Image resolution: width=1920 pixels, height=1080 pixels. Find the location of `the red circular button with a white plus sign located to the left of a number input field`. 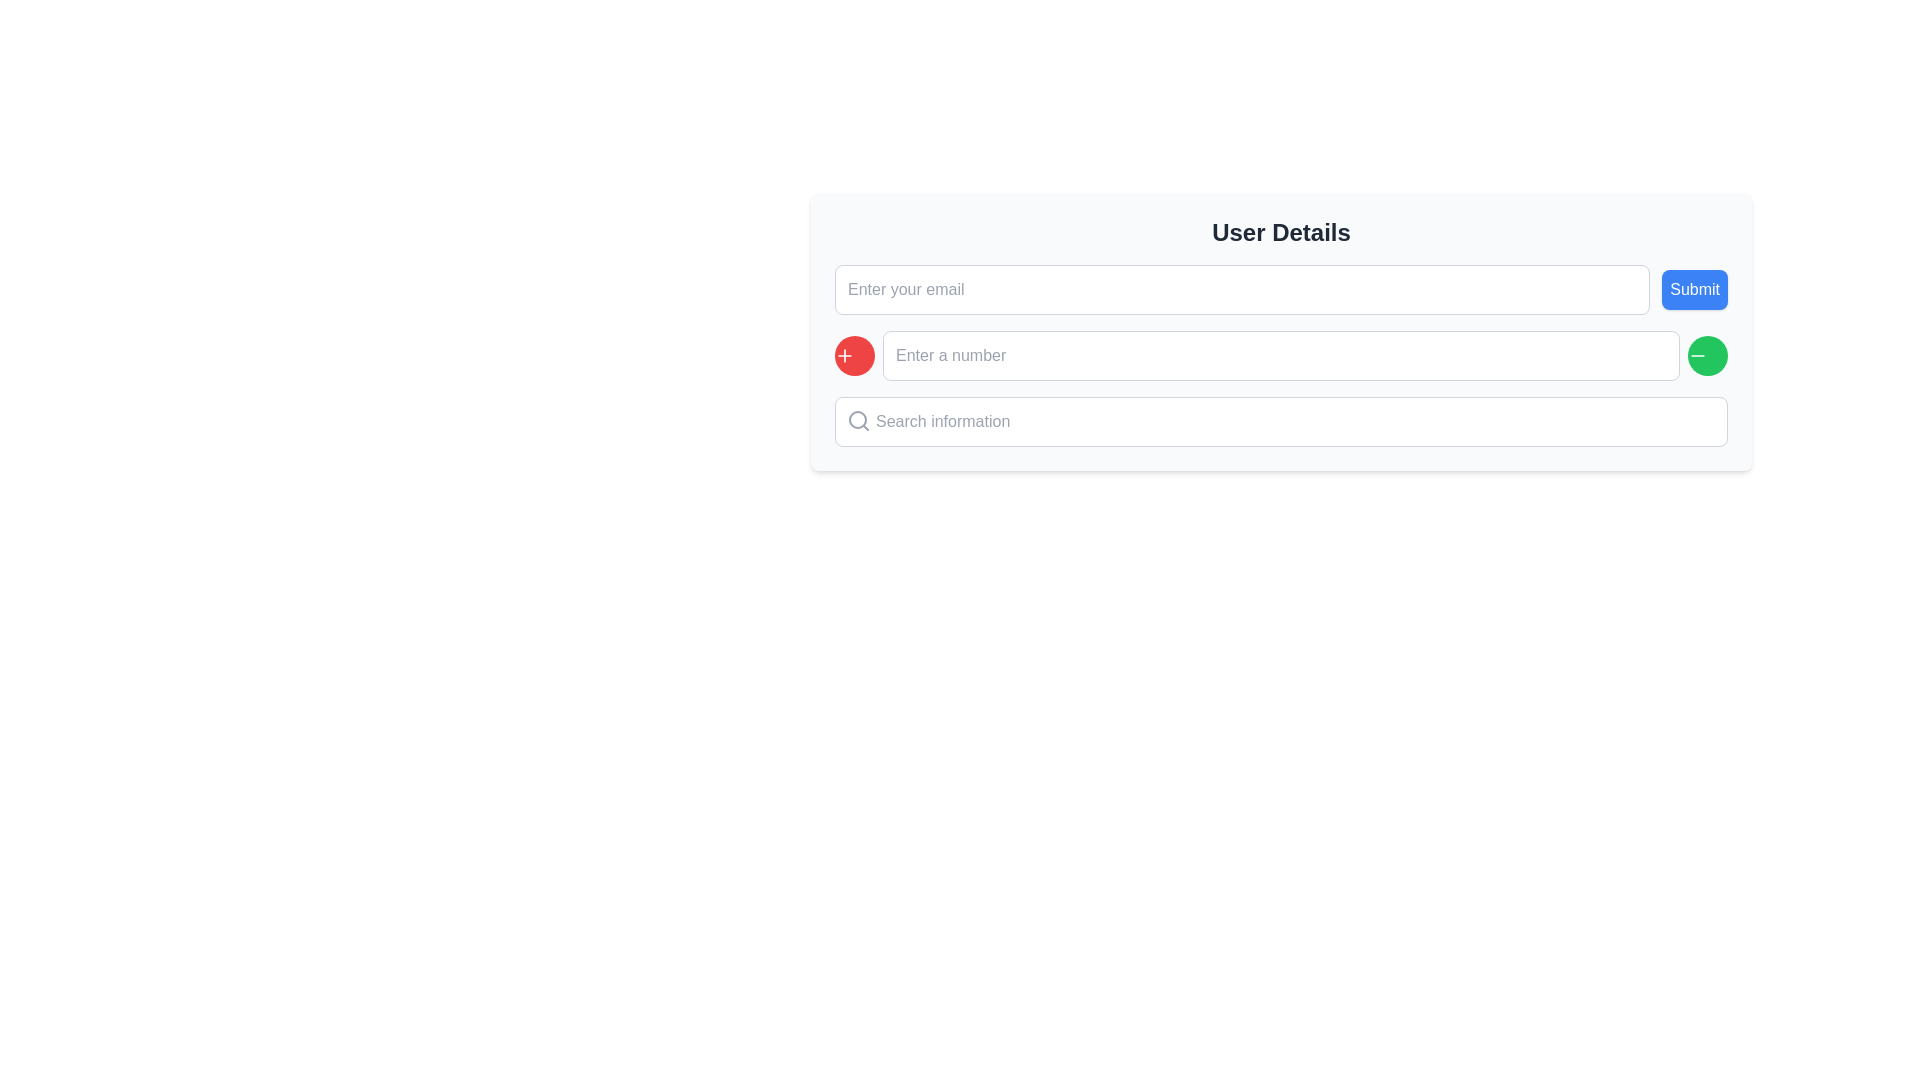

the red circular button with a white plus sign located to the left of a number input field is located at coordinates (854, 354).